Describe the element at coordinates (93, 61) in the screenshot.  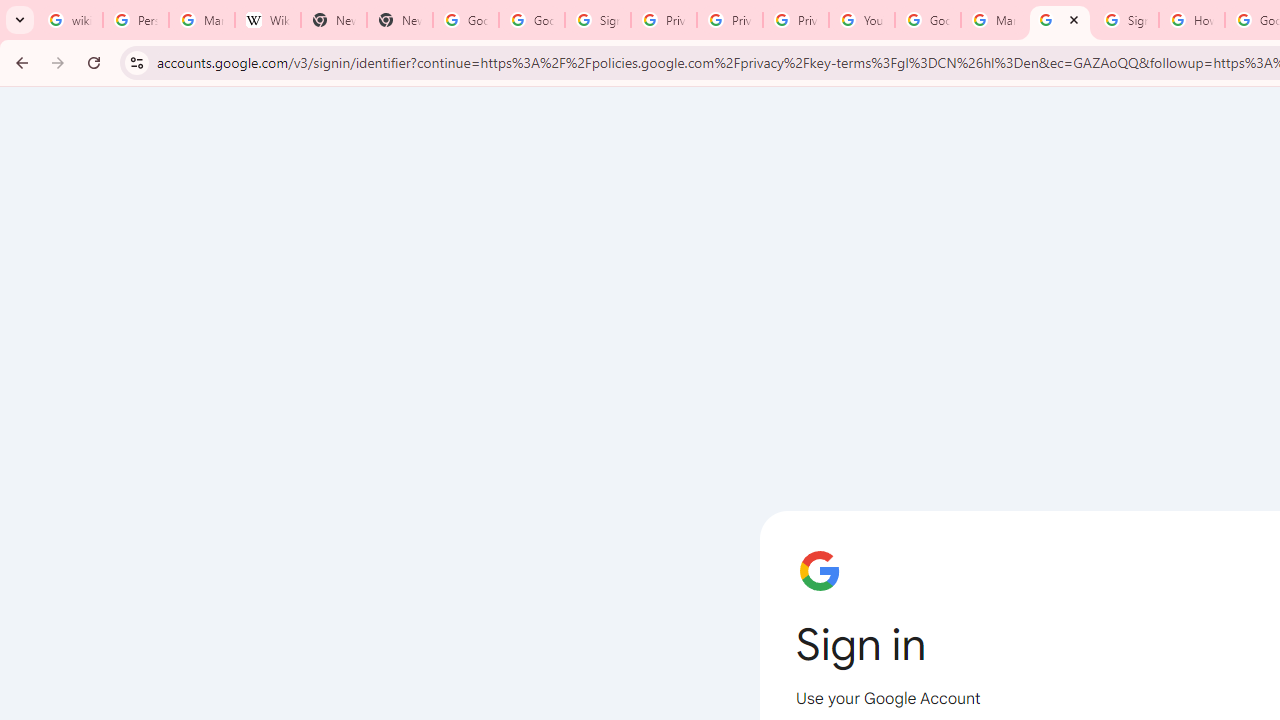
I see `'Reload'` at that location.